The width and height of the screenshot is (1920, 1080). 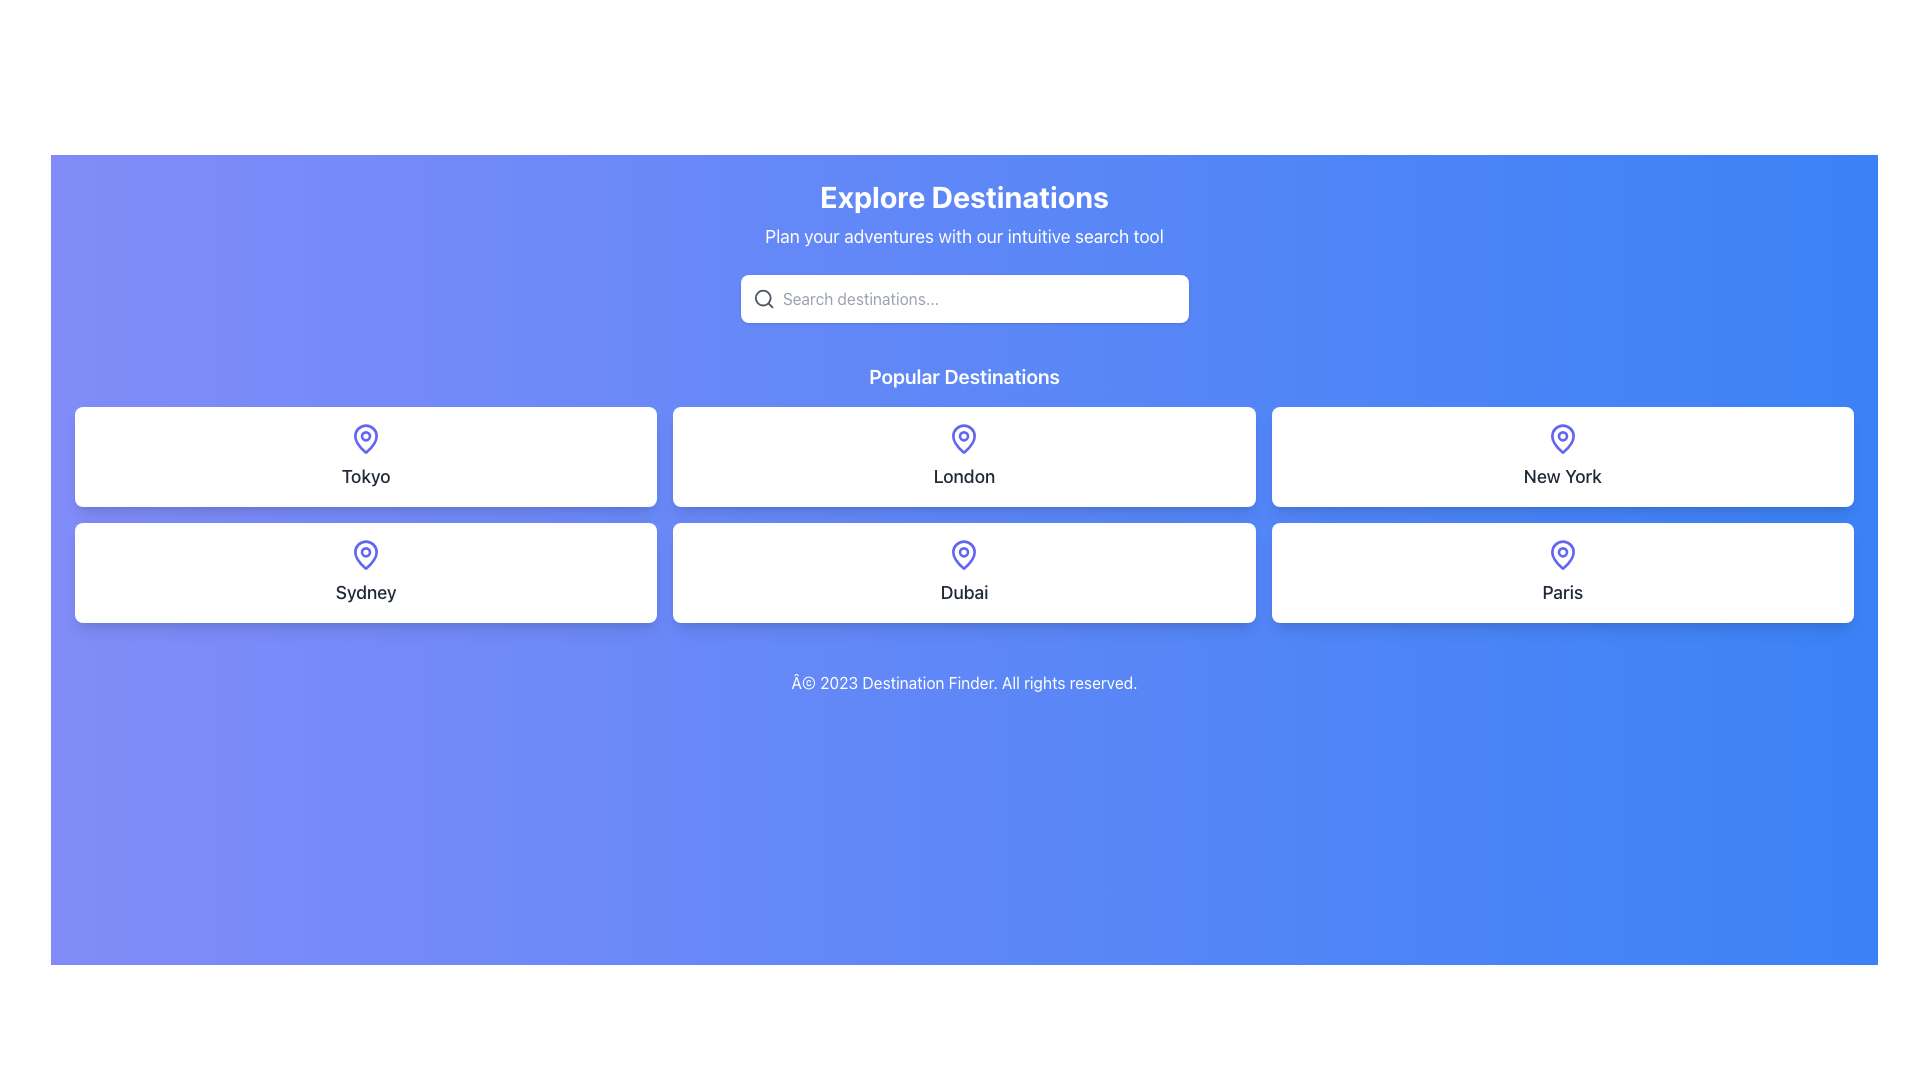 What do you see at coordinates (964, 573) in the screenshot?
I see `the informational card labeled 'Dubai', which is the central card in the second row of a grid layout` at bounding box center [964, 573].